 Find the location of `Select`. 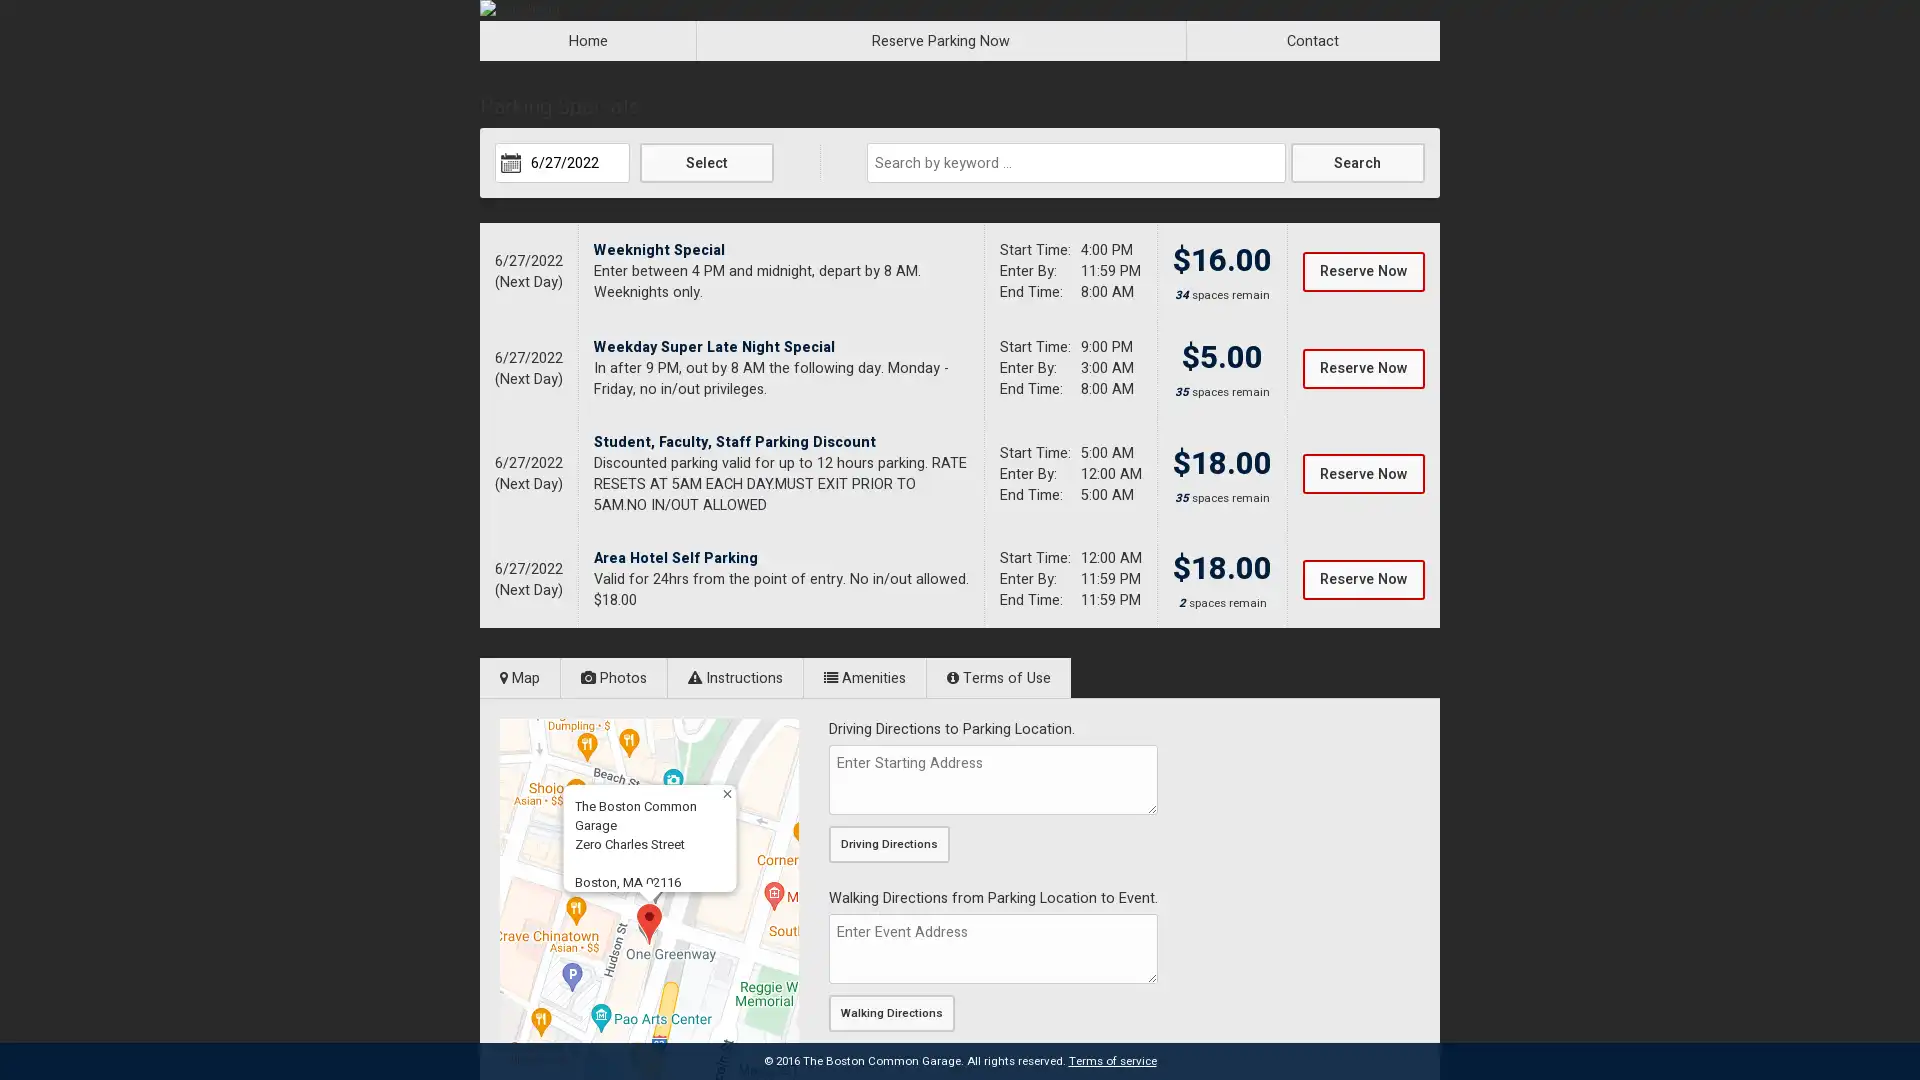

Select is located at coordinates (706, 161).